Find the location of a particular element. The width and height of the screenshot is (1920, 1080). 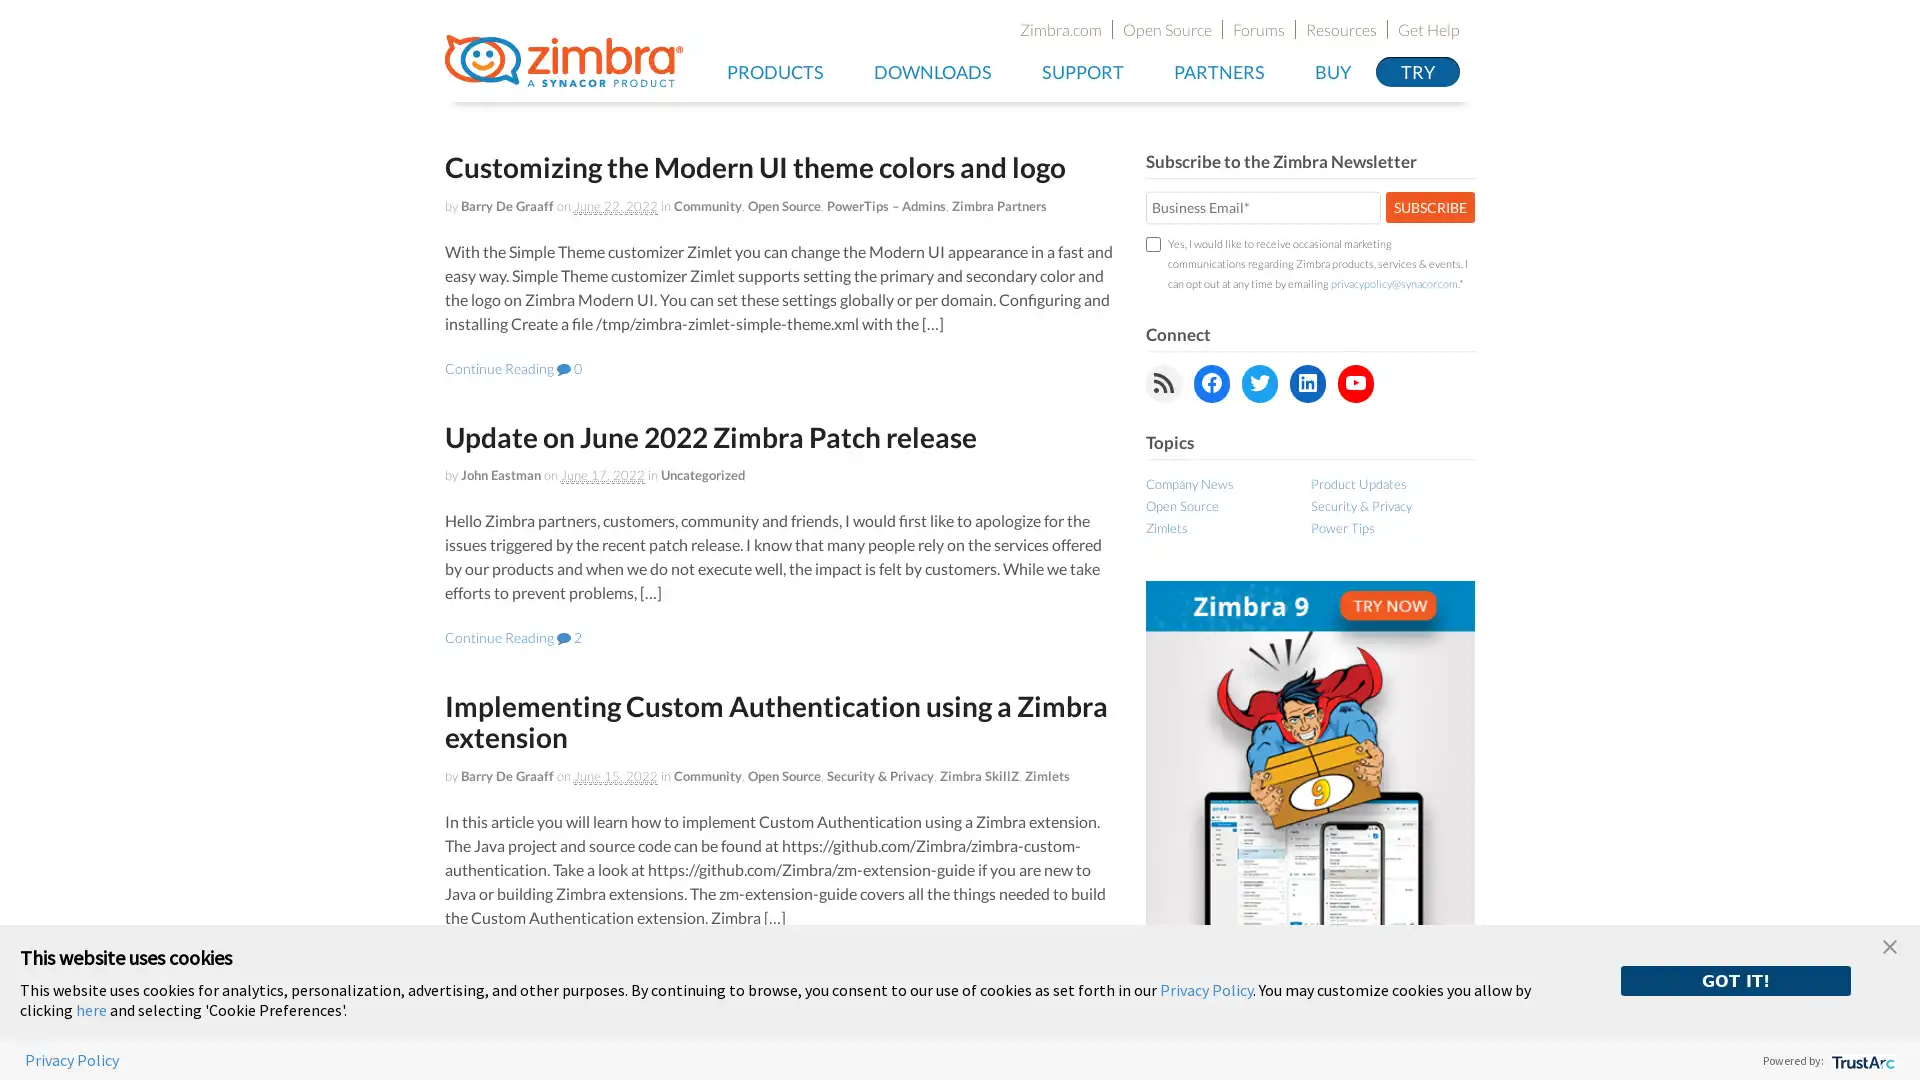

SUBSCRIBE is located at coordinates (1434, 207).